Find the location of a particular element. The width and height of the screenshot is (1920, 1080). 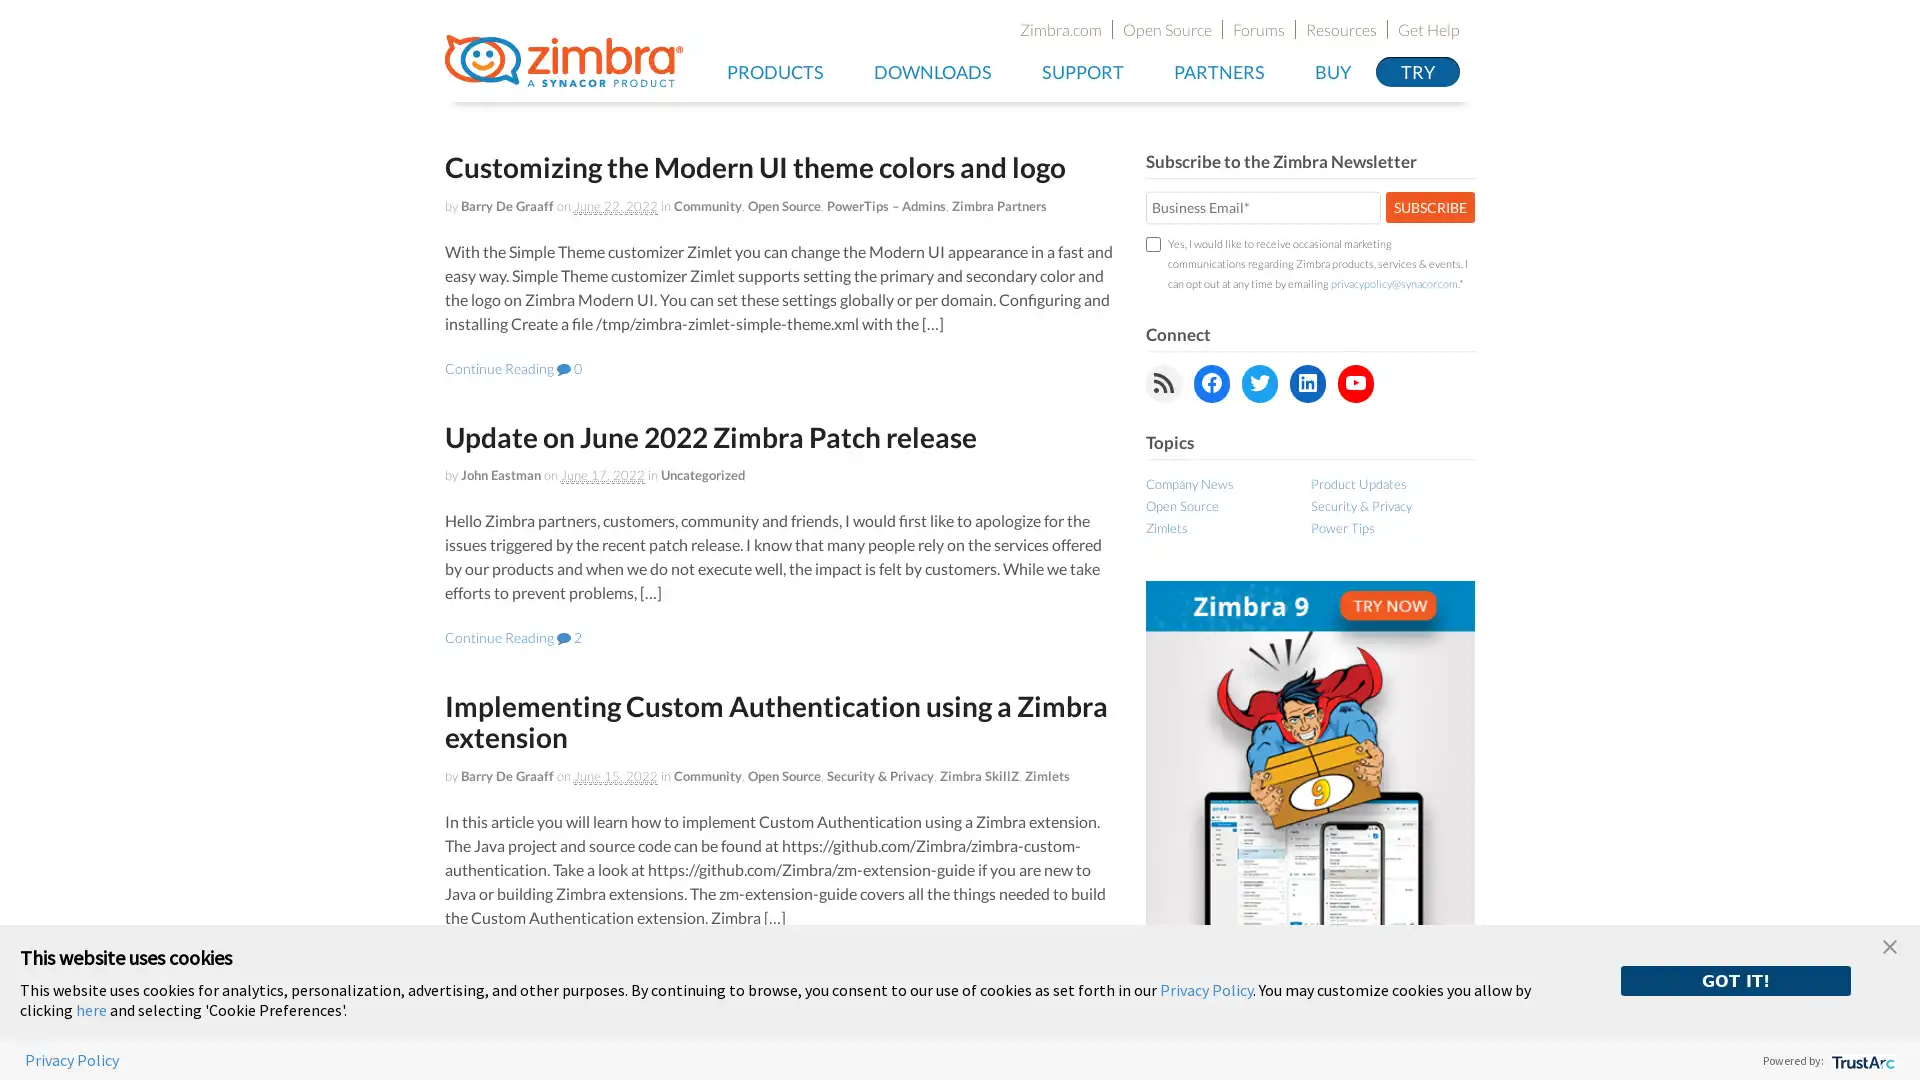

SUBSCRIBE is located at coordinates (1434, 207).